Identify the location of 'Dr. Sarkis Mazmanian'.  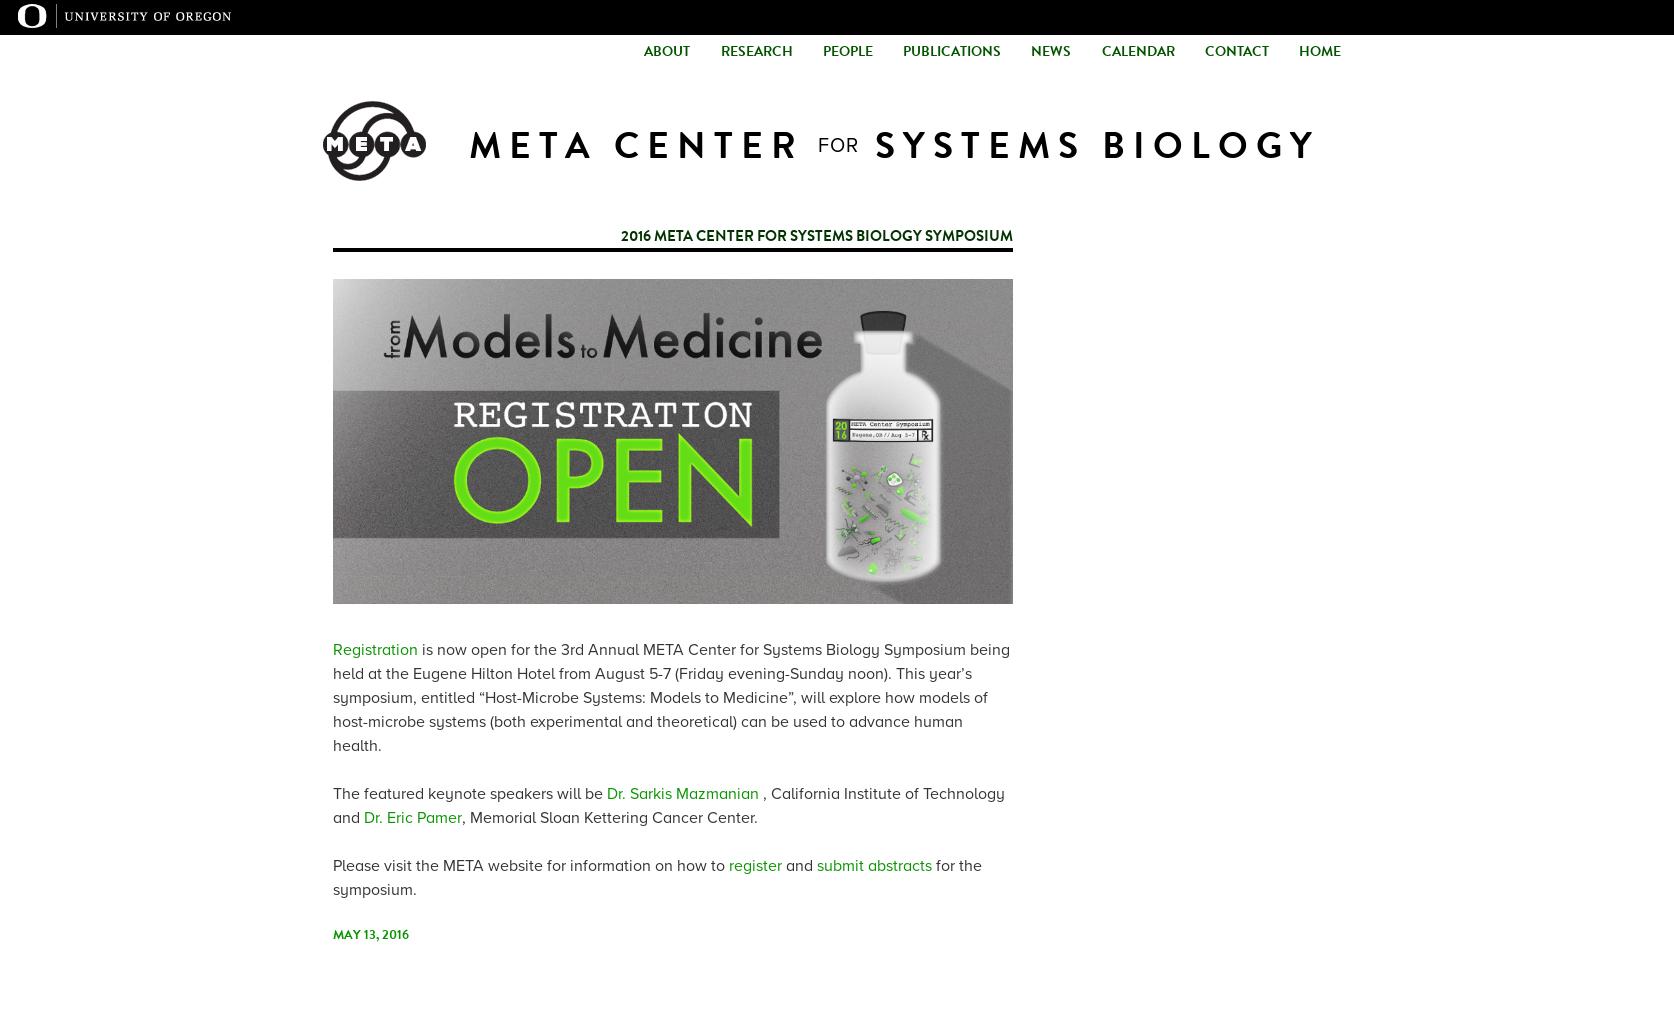
(685, 794).